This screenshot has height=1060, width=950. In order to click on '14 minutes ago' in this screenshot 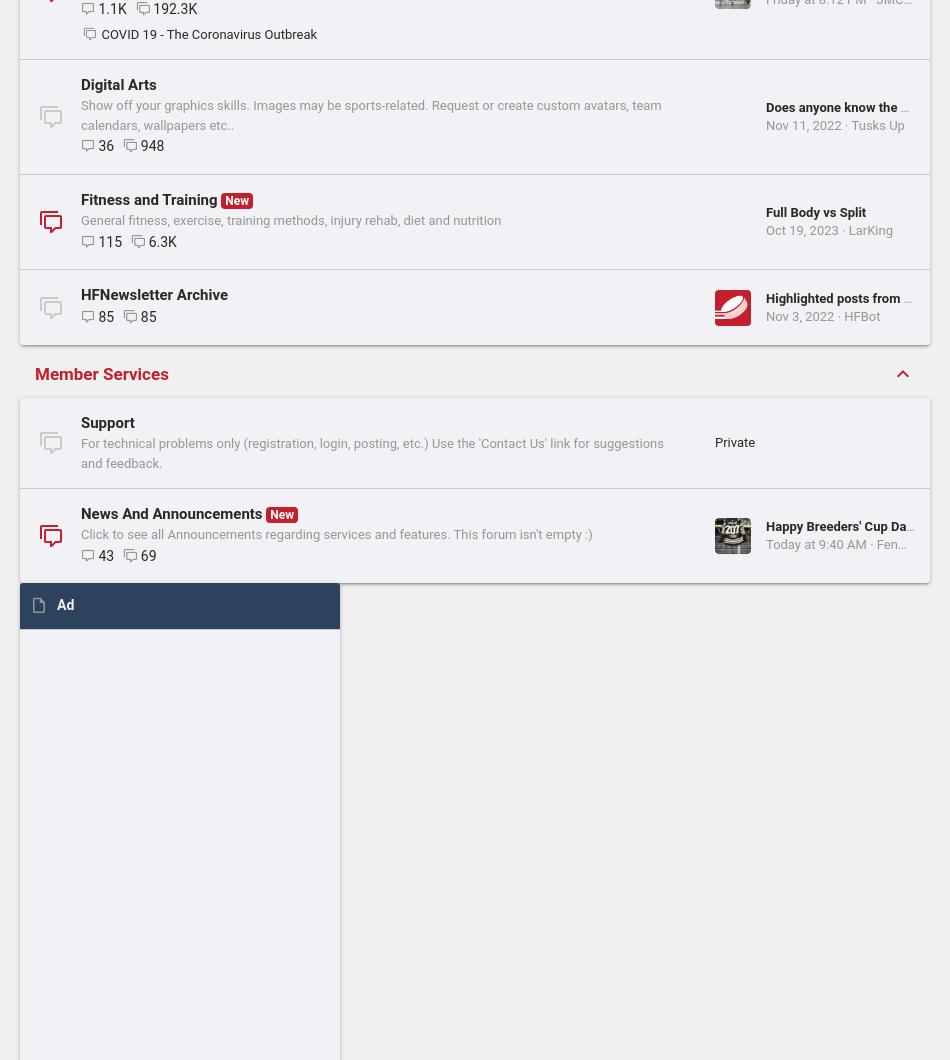, I will do `click(469, 33)`.